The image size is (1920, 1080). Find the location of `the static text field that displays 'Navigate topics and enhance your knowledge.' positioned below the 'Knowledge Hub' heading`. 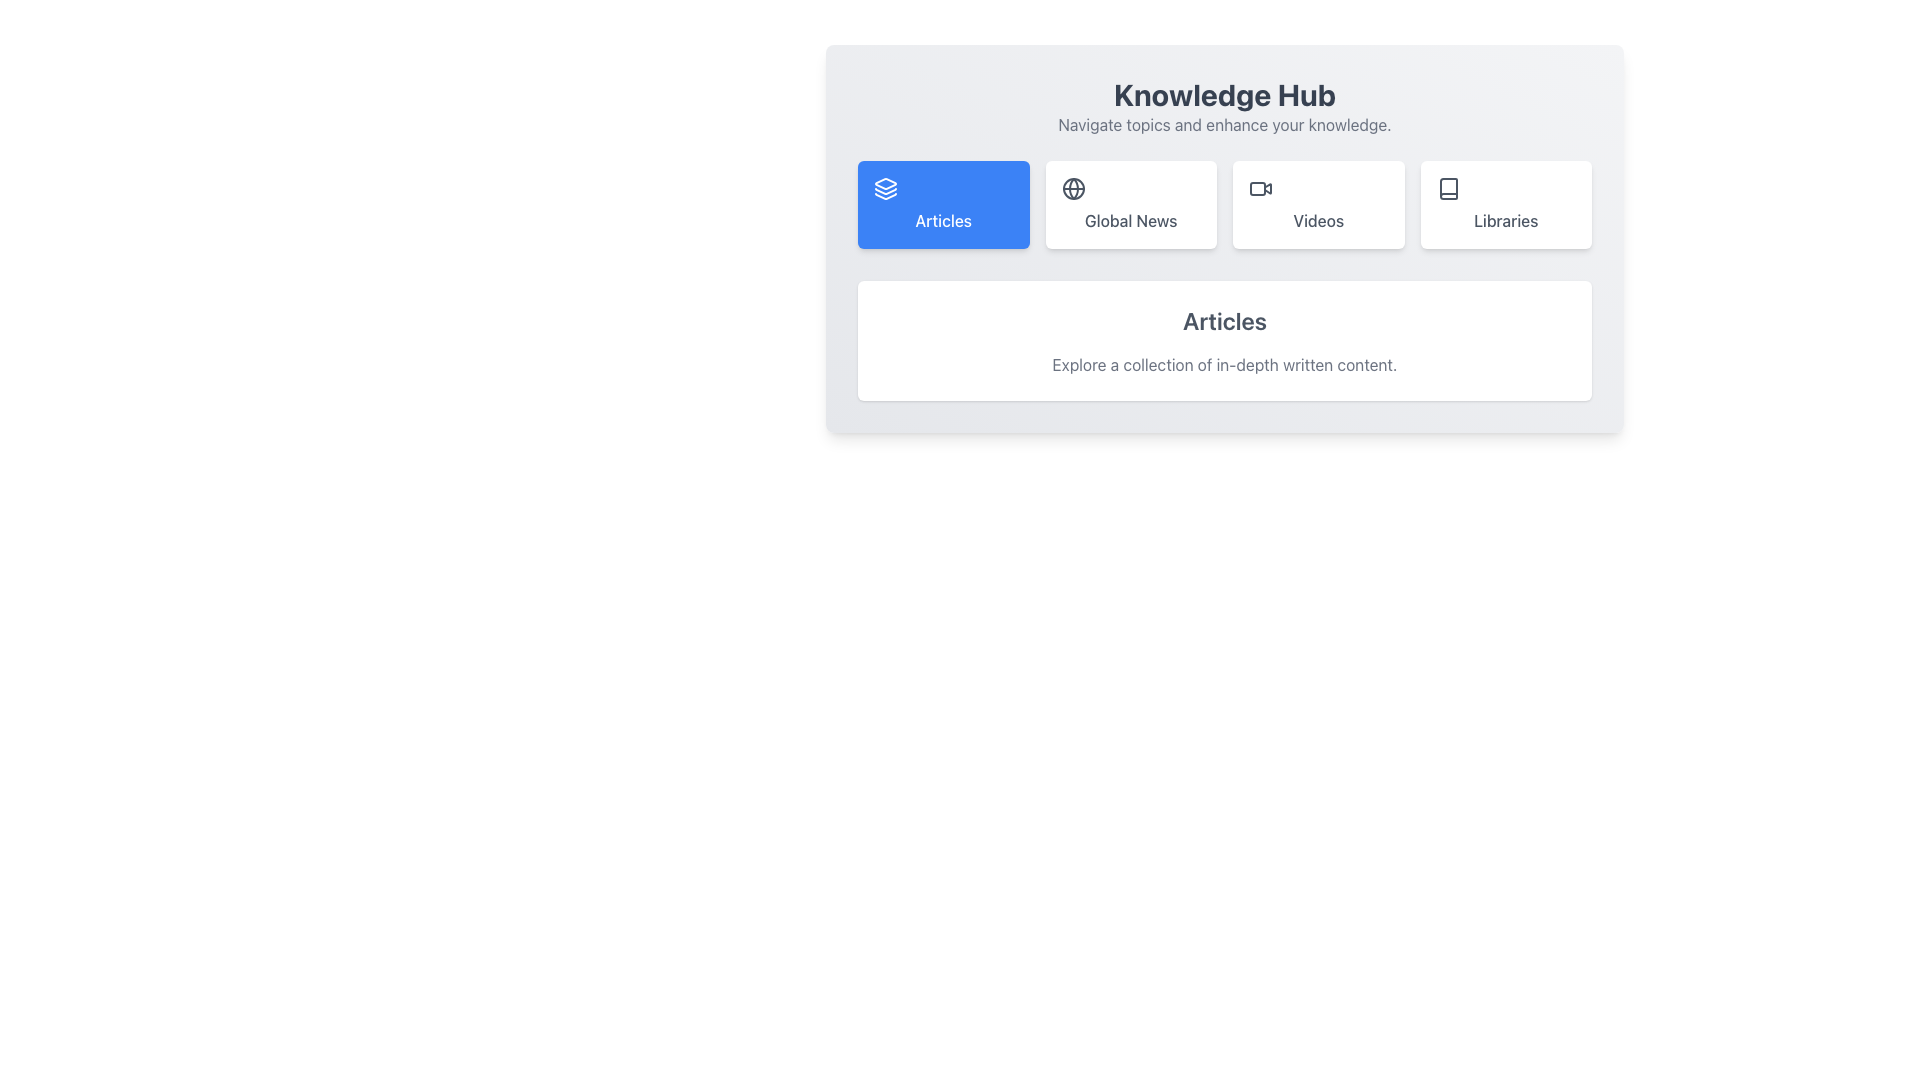

the static text field that displays 'Navigate topics and enhance your knowledge.' positioned below the 'Knowledge Hub' heading is located at coordinates (1223, 124).